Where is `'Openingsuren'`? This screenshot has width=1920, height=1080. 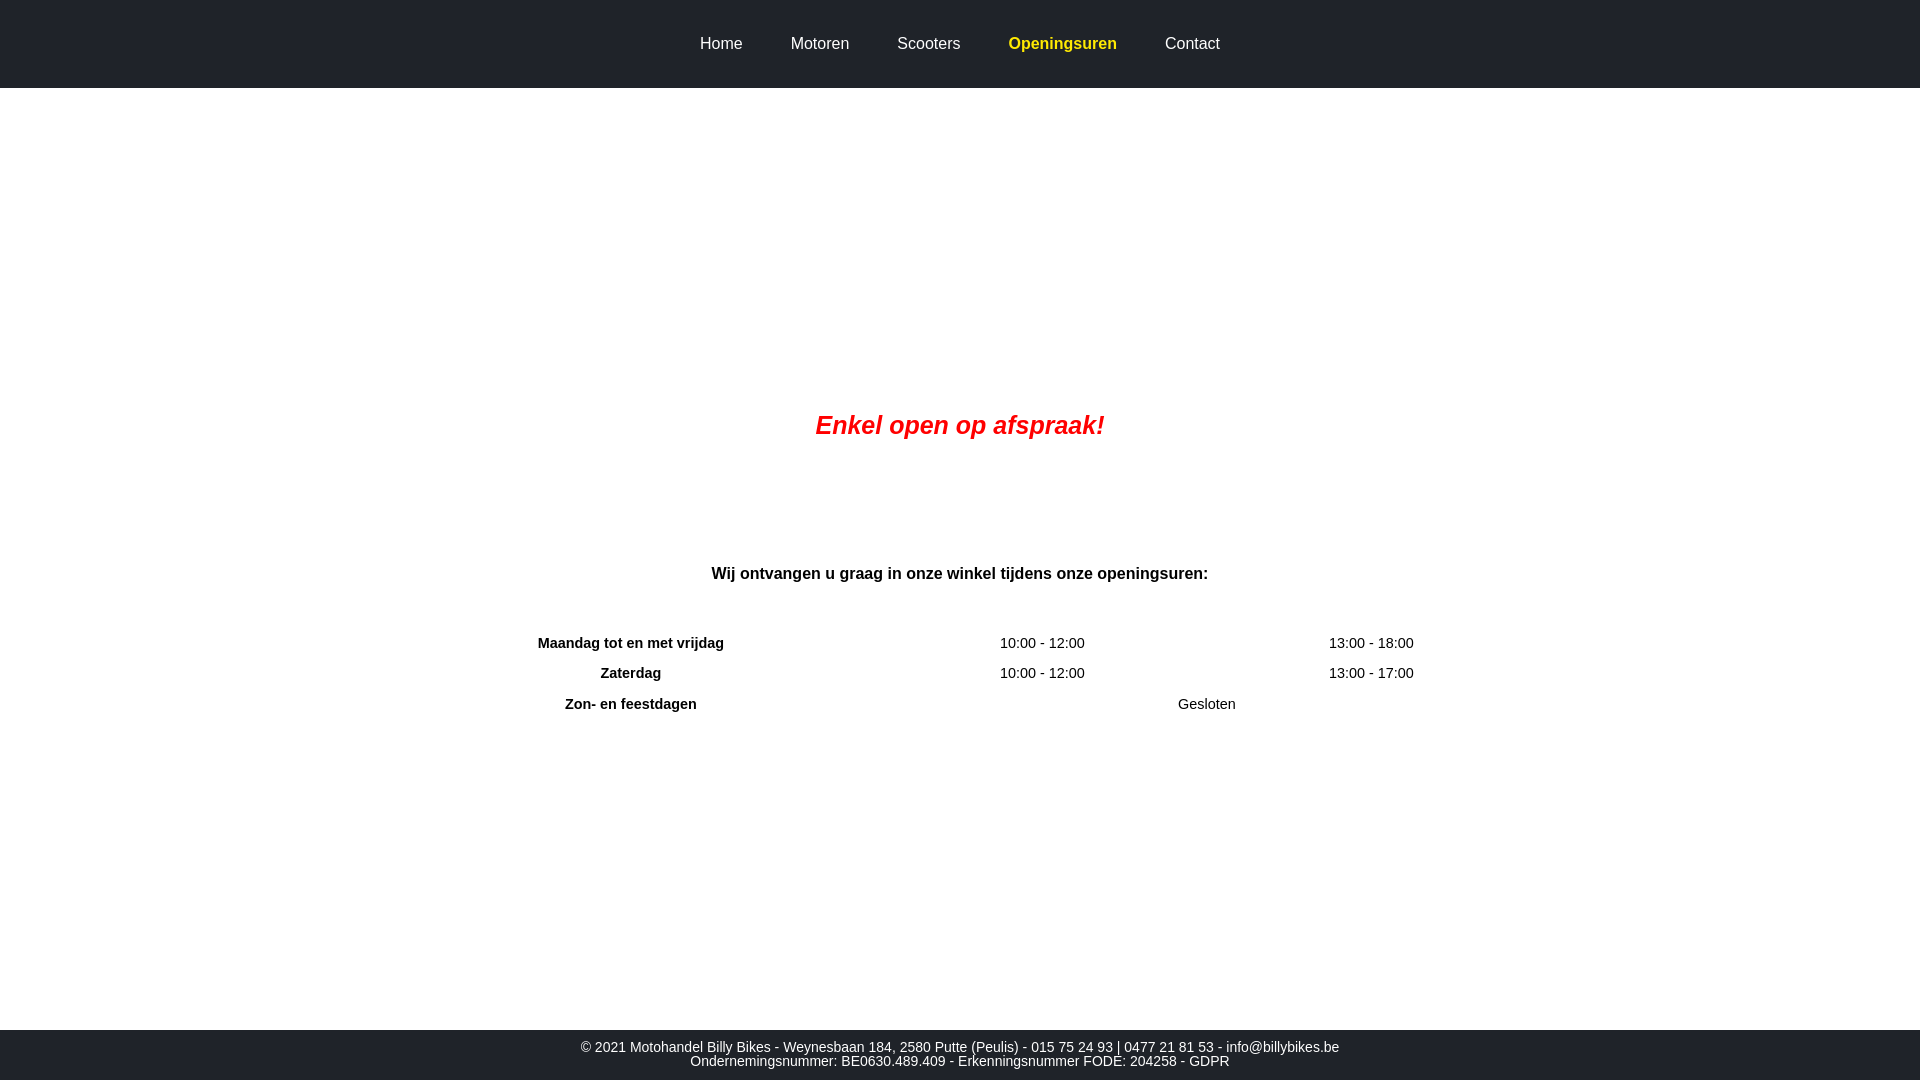
'Openingsuren' is located at coordinates (993, 43).